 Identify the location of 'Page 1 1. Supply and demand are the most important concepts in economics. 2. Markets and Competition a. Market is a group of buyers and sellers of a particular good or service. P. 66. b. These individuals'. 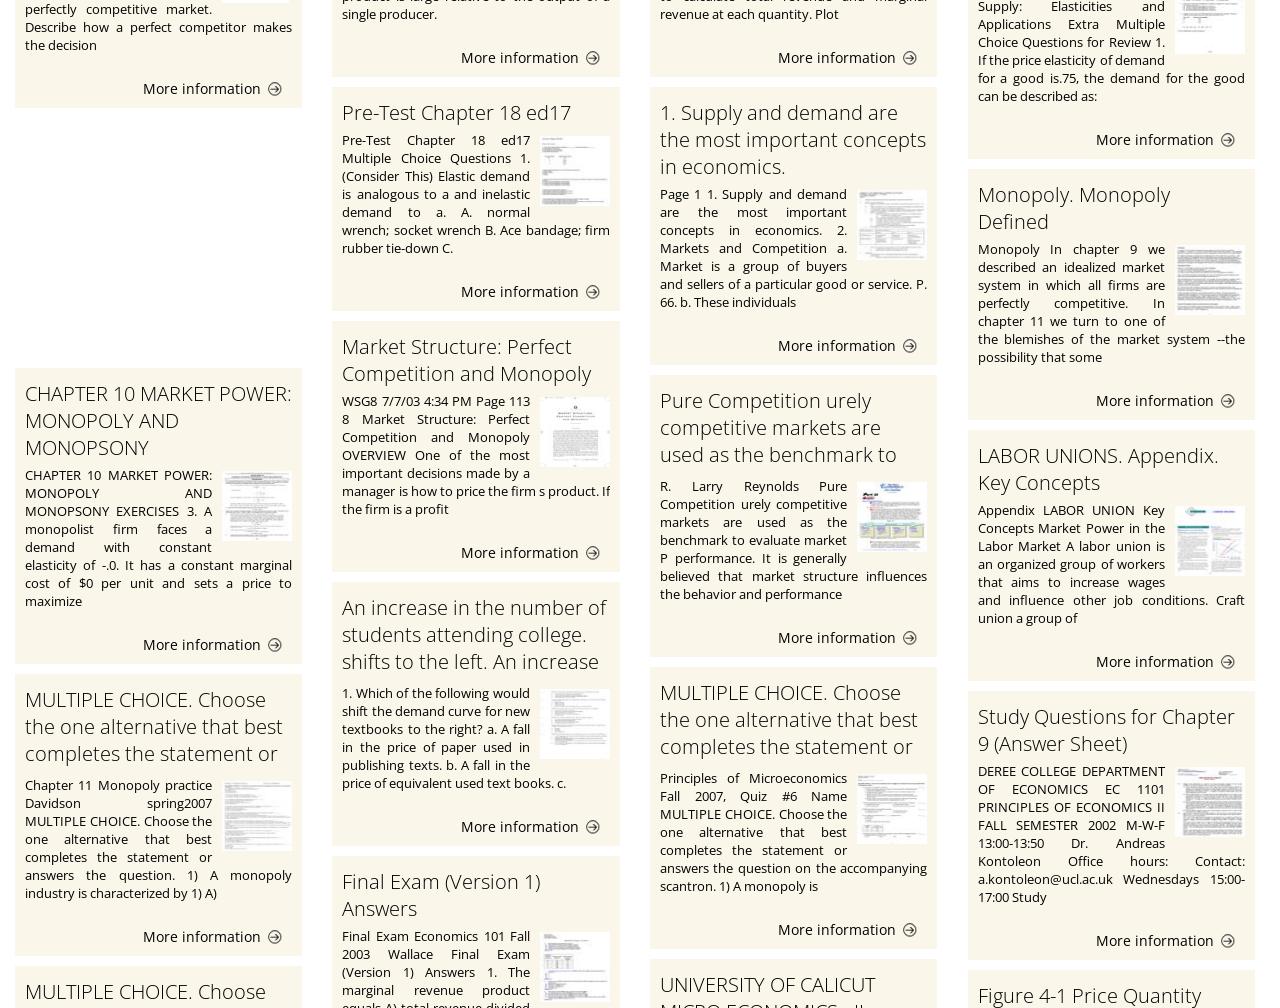
(791, 247).